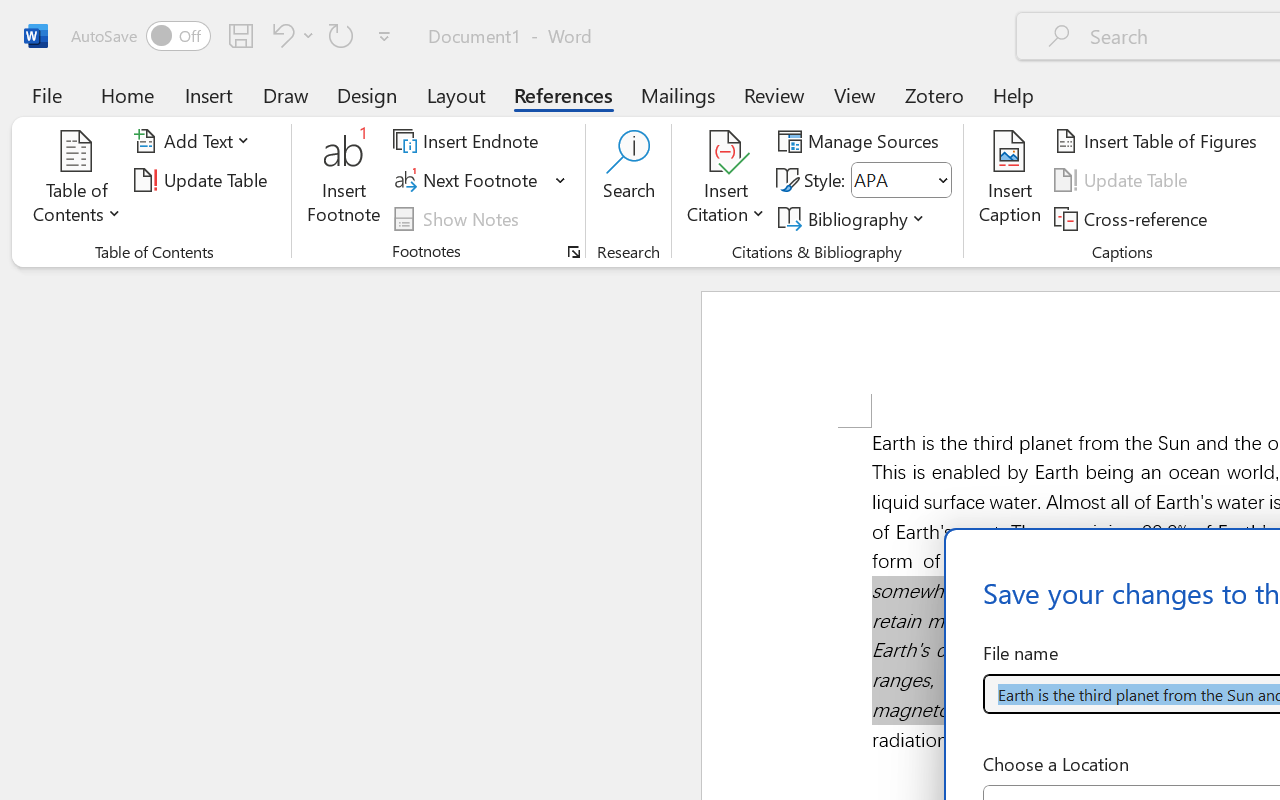 The width and height of the screenshot is (1280, 800). Describe the element at coordinates (467, 179) in the screenshot. I see `'Next Footnote'` at that location.